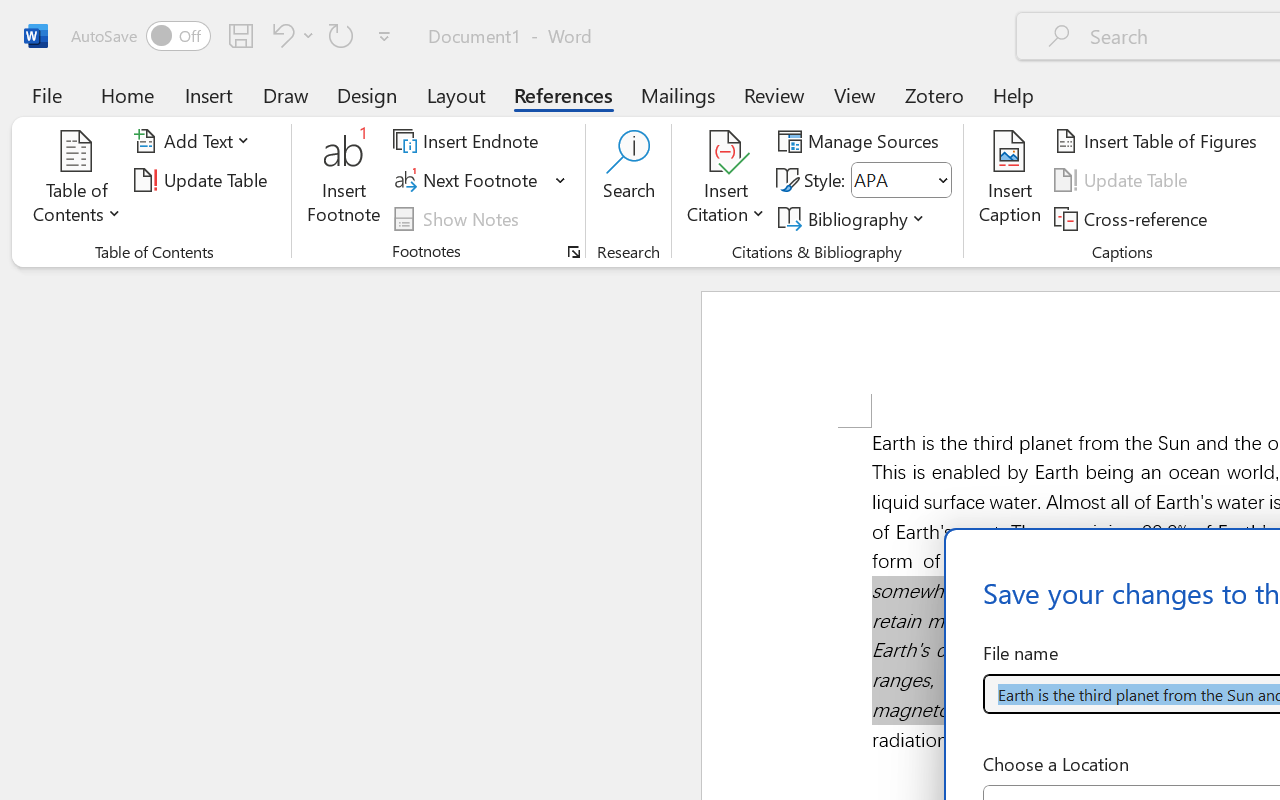 The width and height of the screenshot is (1280, 800). Describe the element at coordinates (467, 179) in the screenshot. I see `'Next Footnote'` at that location.